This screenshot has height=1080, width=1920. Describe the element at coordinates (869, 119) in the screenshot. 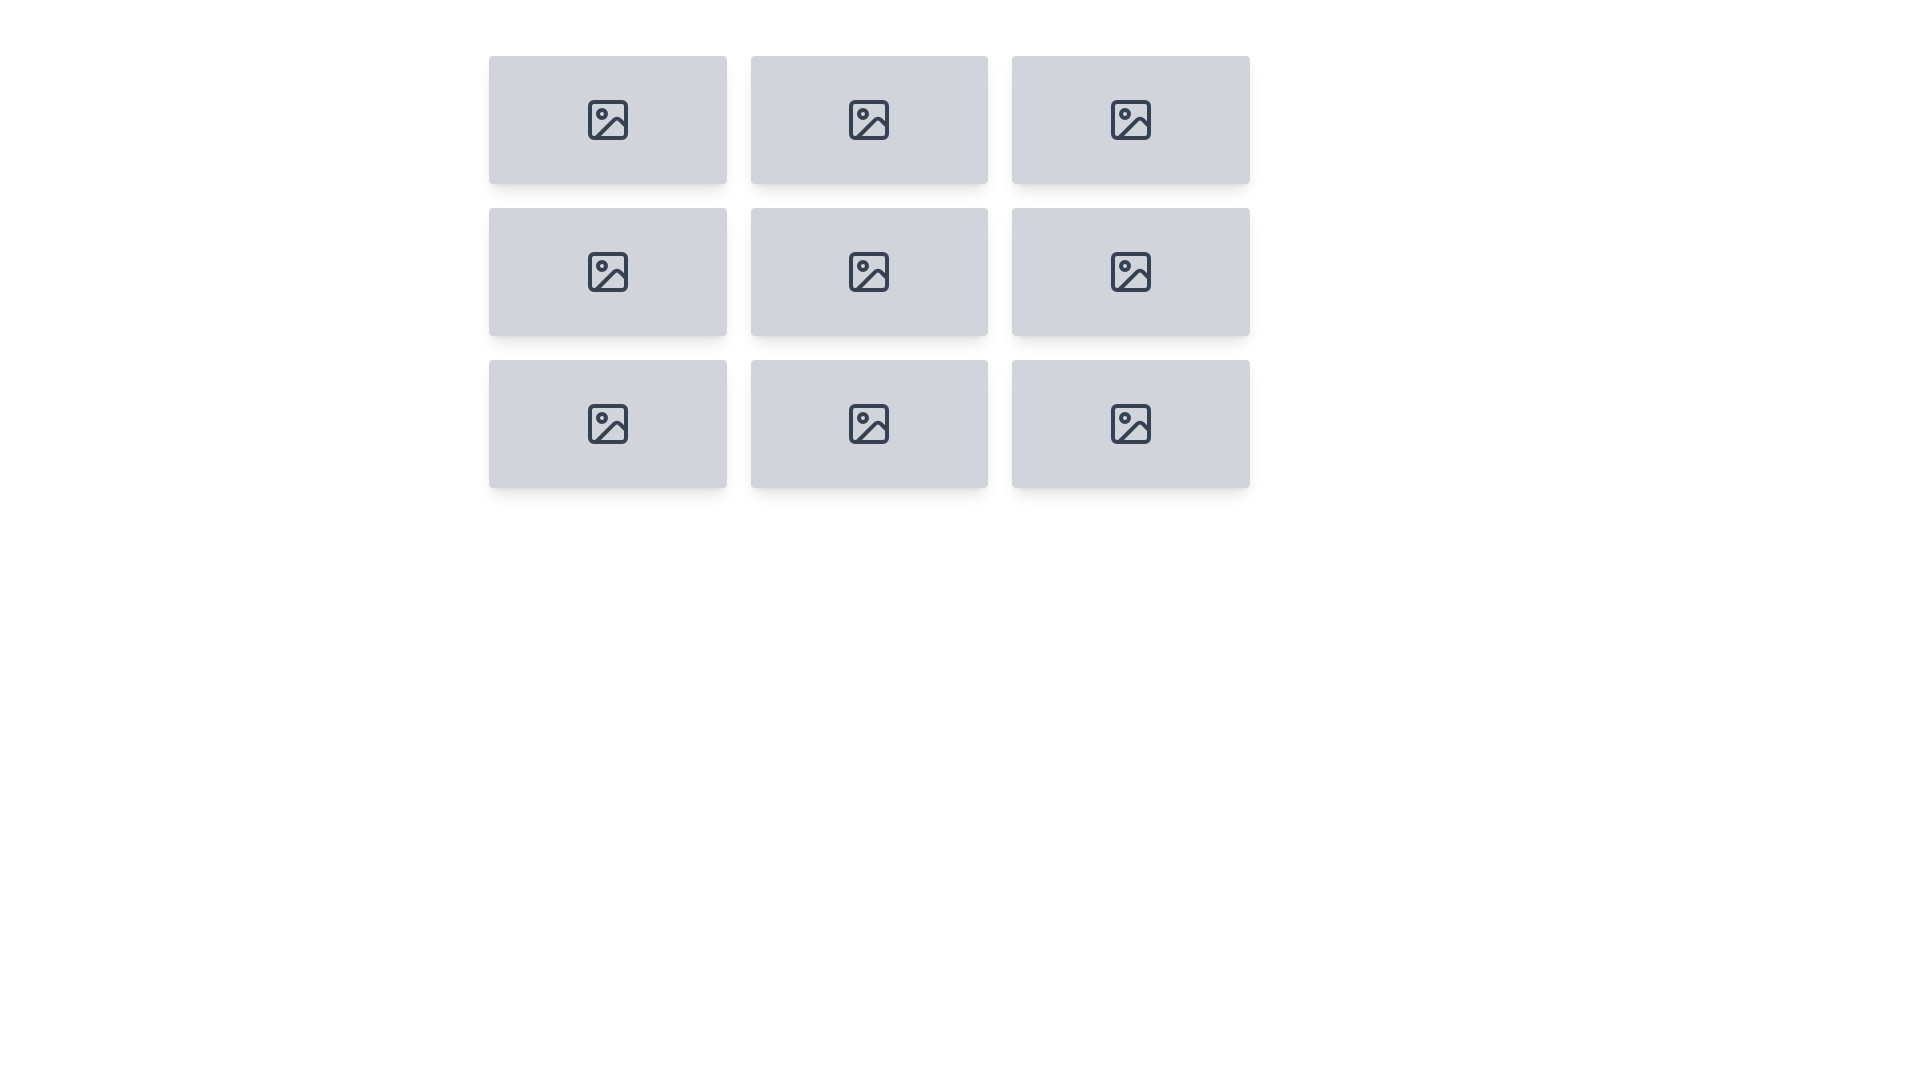

I see `the SVG Icon that represents an image placeholder, located at the center of the second card in the top row of a grid layout` at that location.